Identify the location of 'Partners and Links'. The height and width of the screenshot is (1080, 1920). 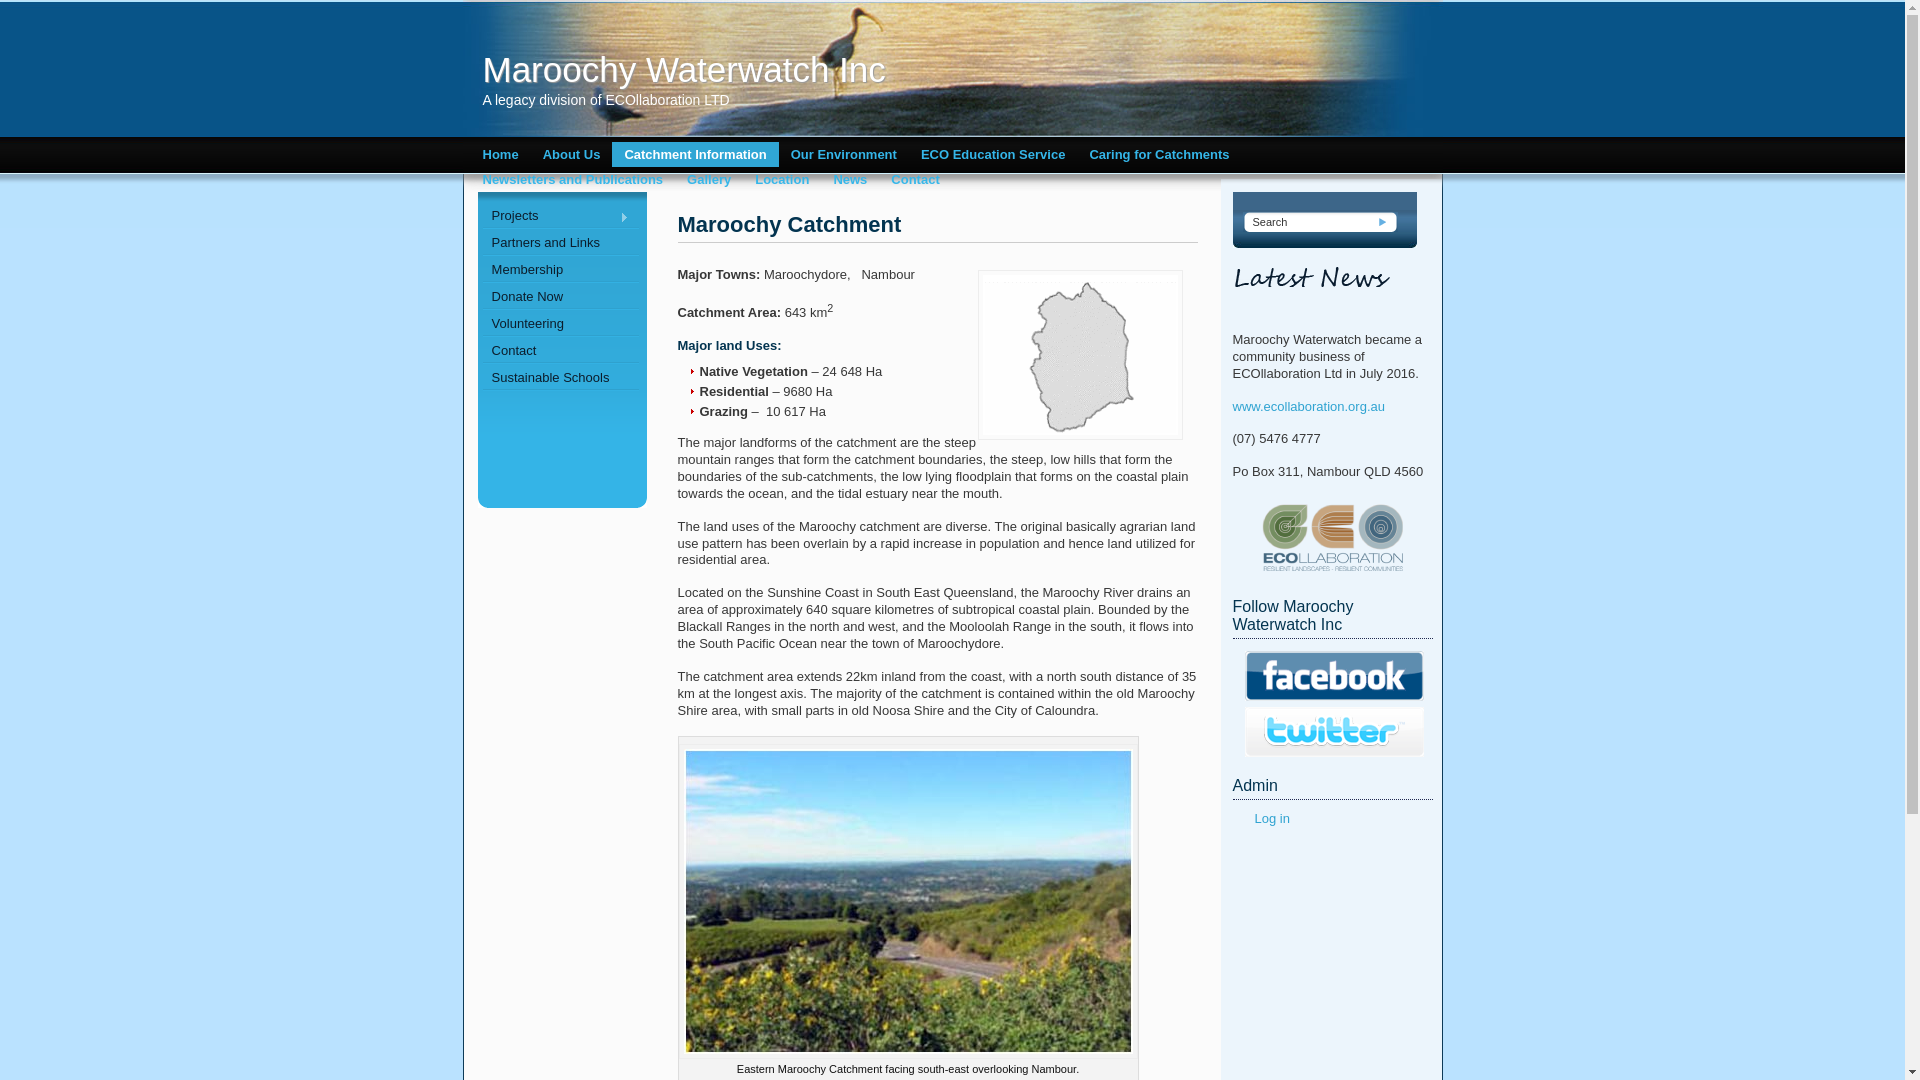
(560, 241).